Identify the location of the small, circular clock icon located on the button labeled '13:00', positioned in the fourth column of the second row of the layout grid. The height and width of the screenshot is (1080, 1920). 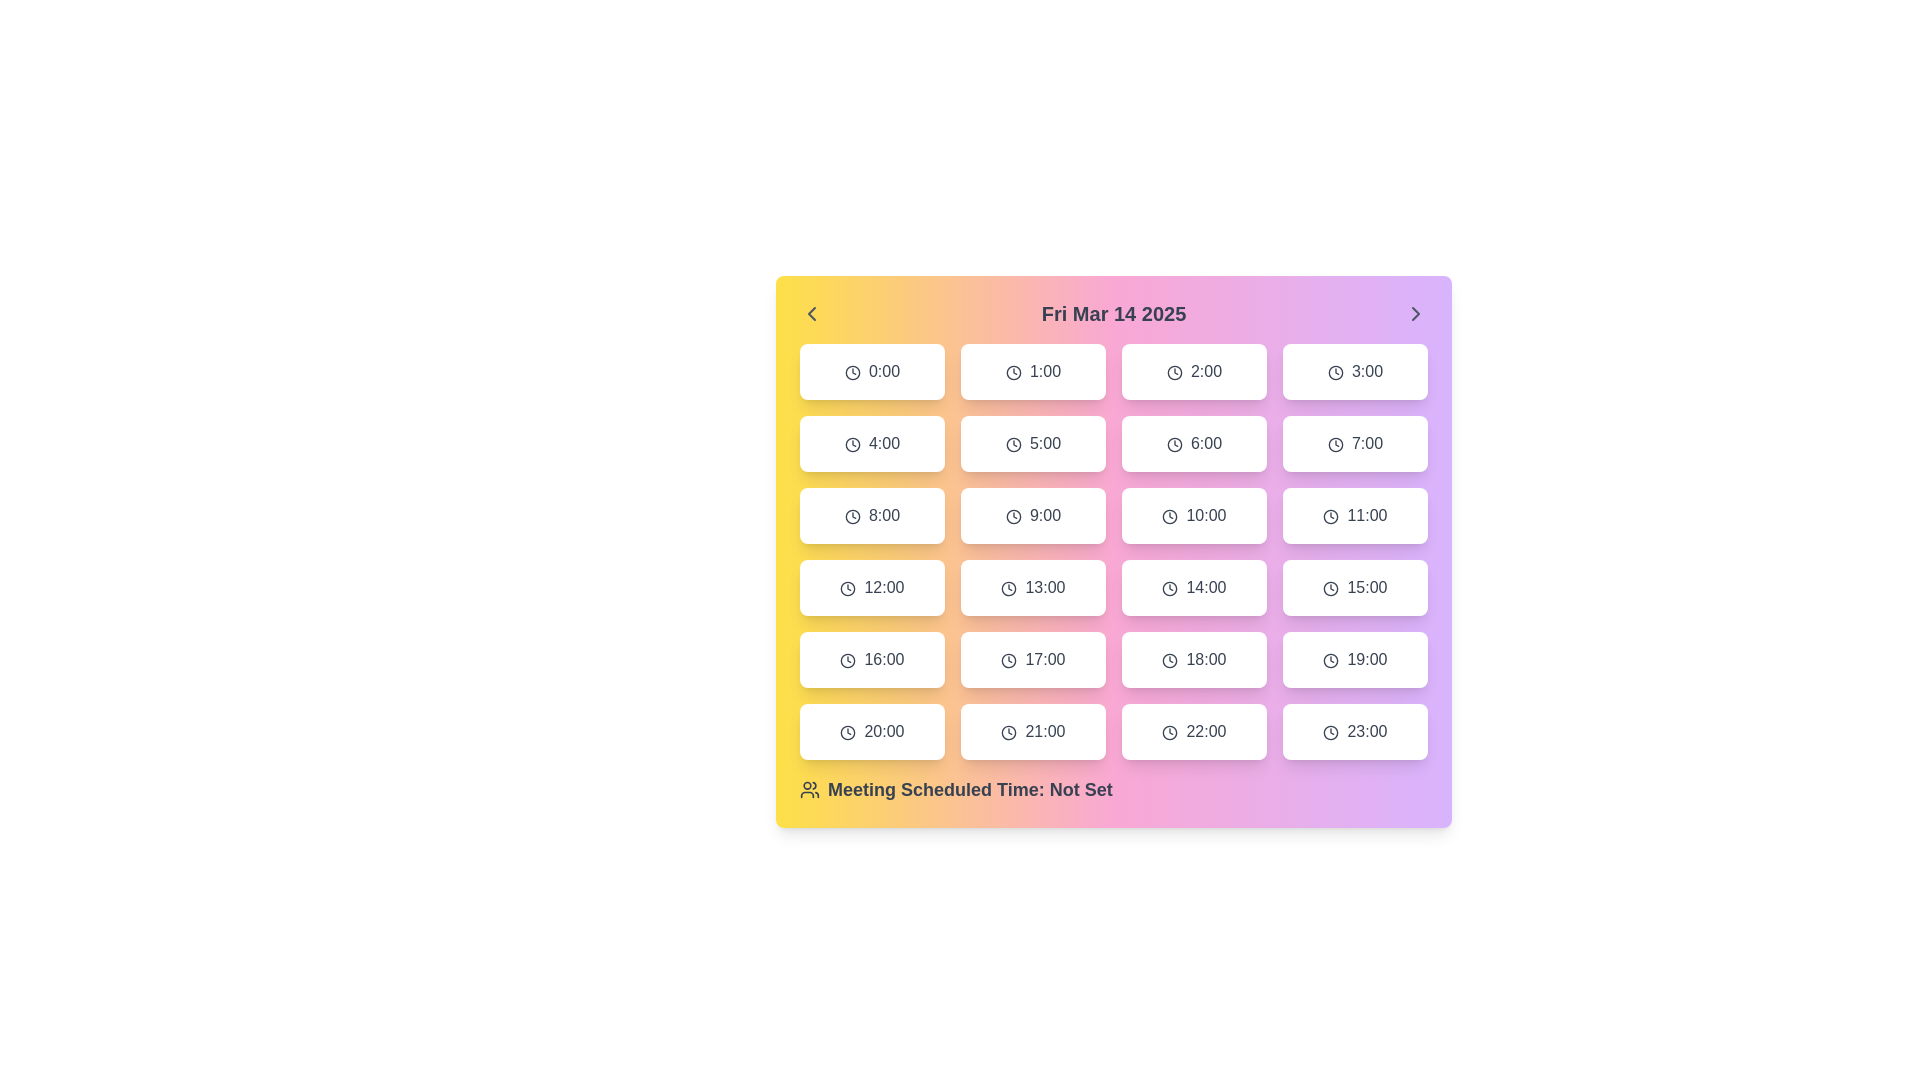
(1009, 587).